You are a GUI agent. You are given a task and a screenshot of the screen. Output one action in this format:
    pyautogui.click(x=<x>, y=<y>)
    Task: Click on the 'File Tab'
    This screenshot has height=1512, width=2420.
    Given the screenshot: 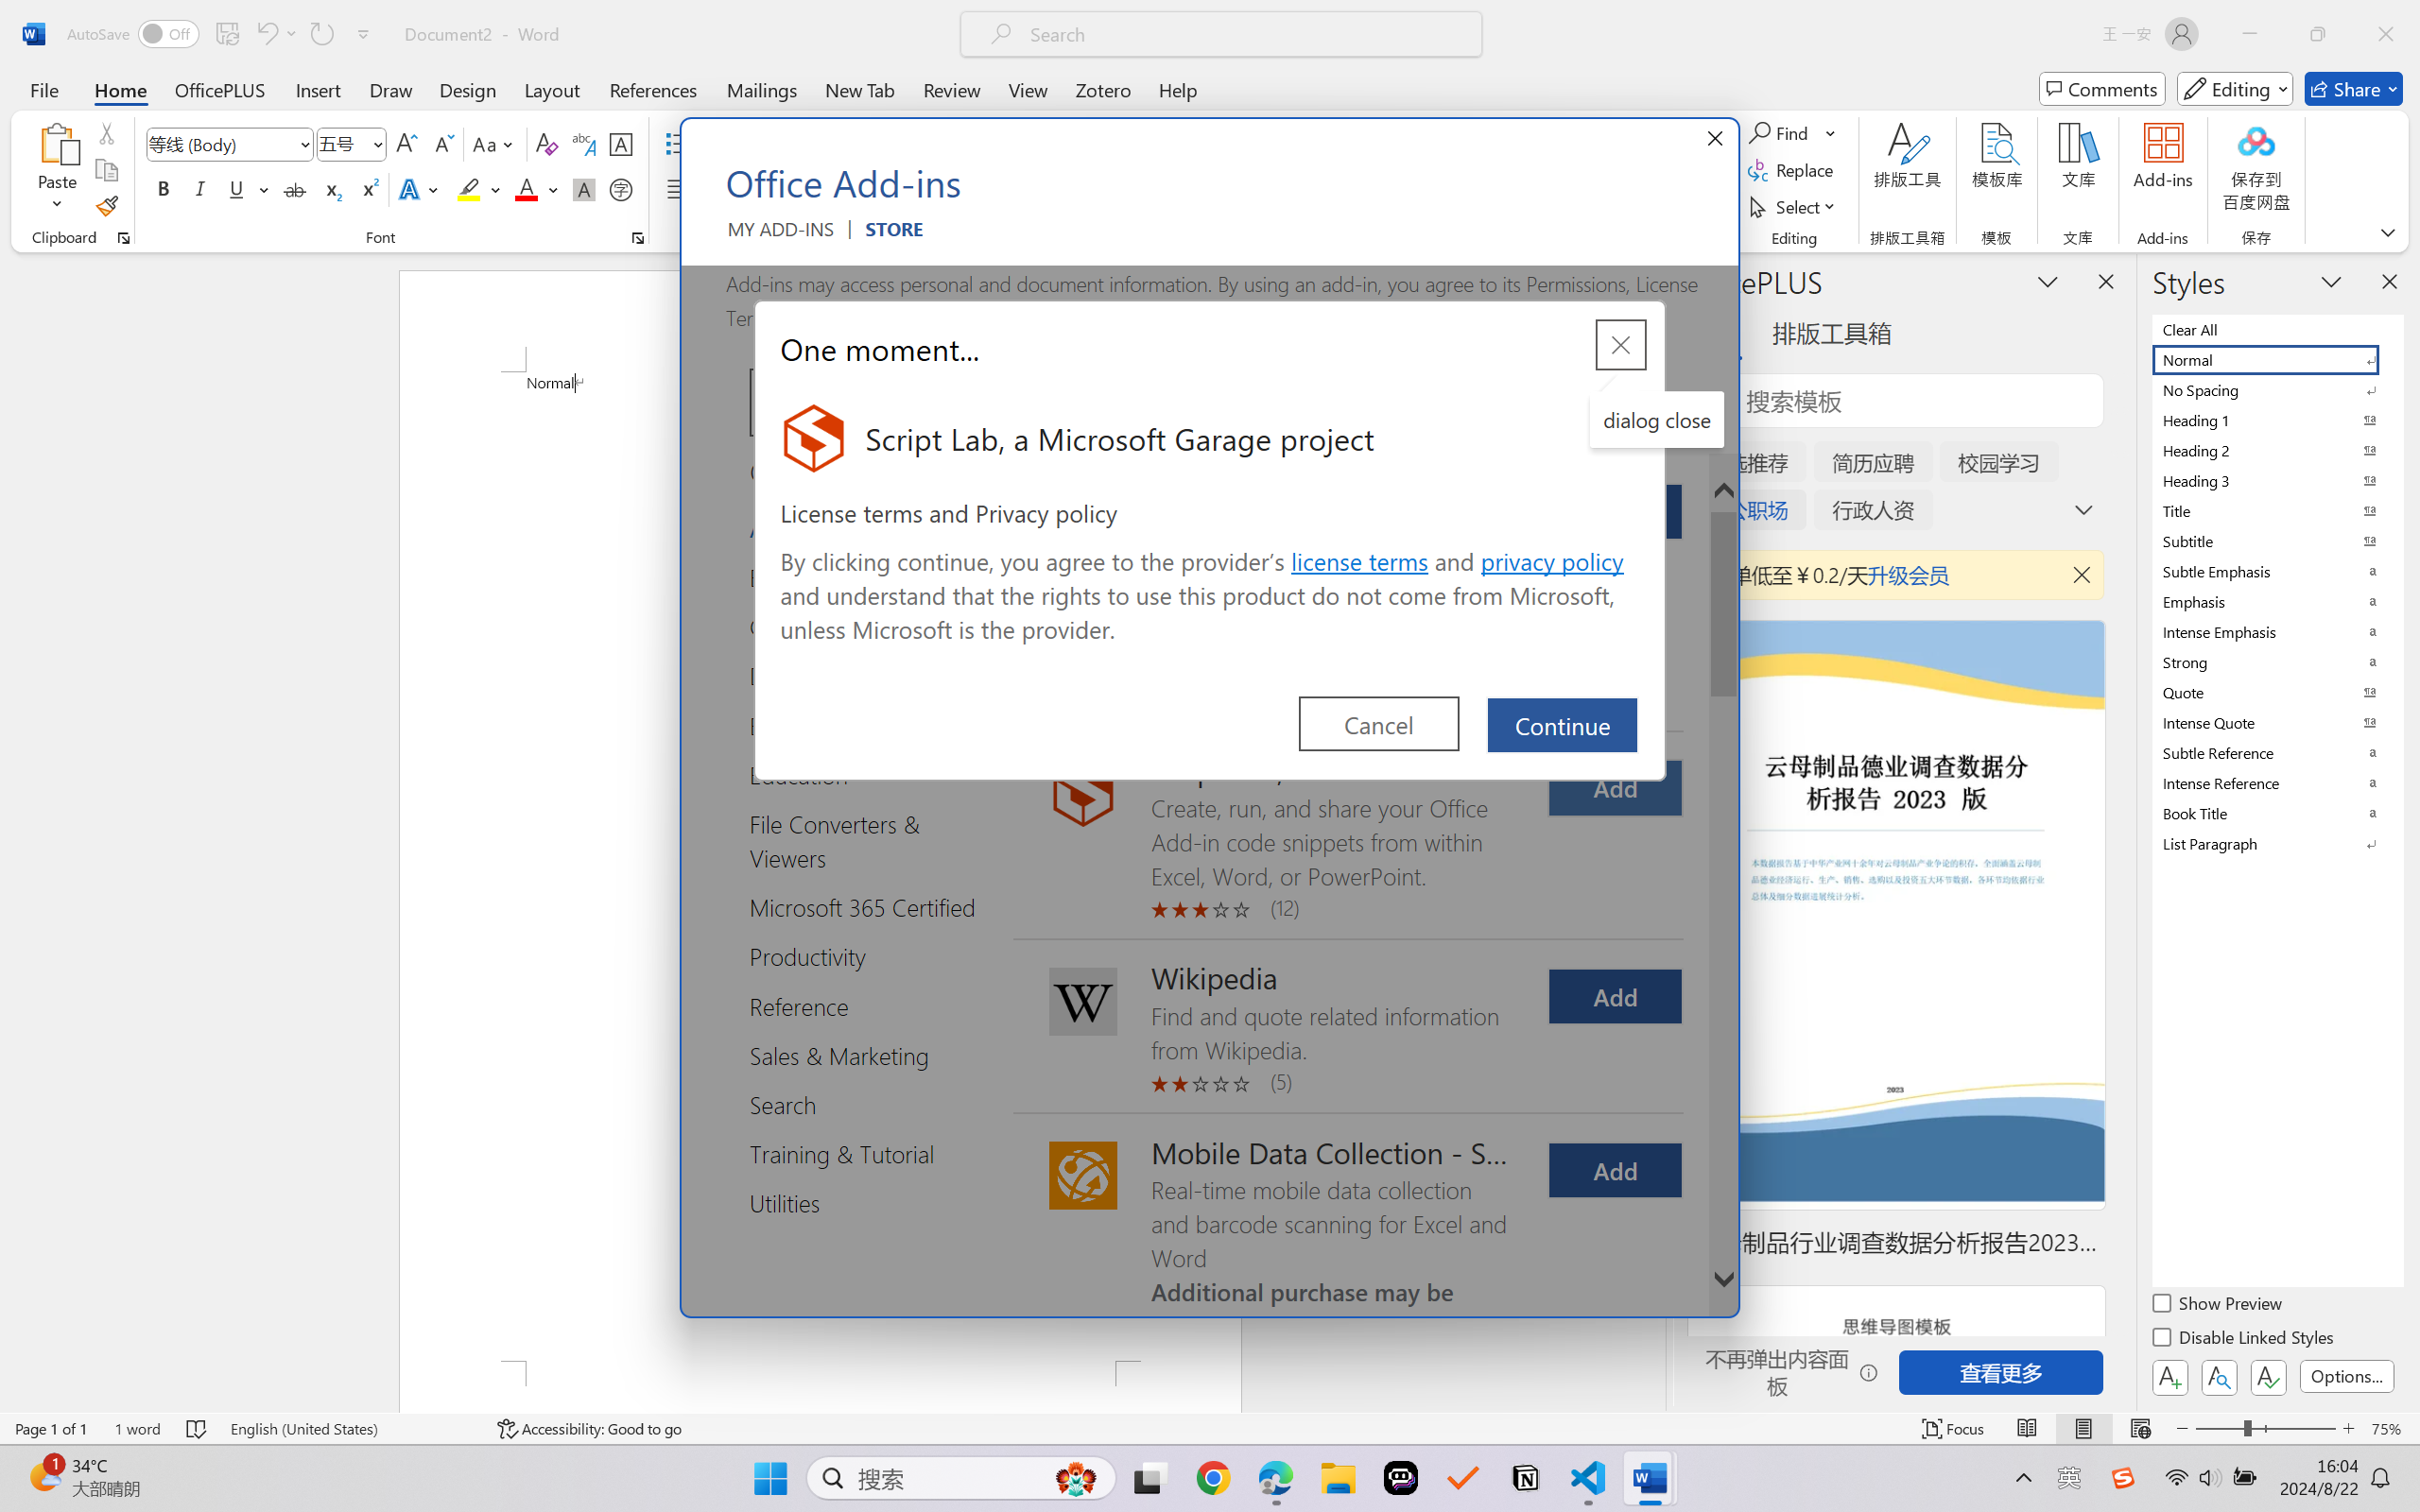 What is the action you would take?
    pyautogui.click(x=43, y=88)
    